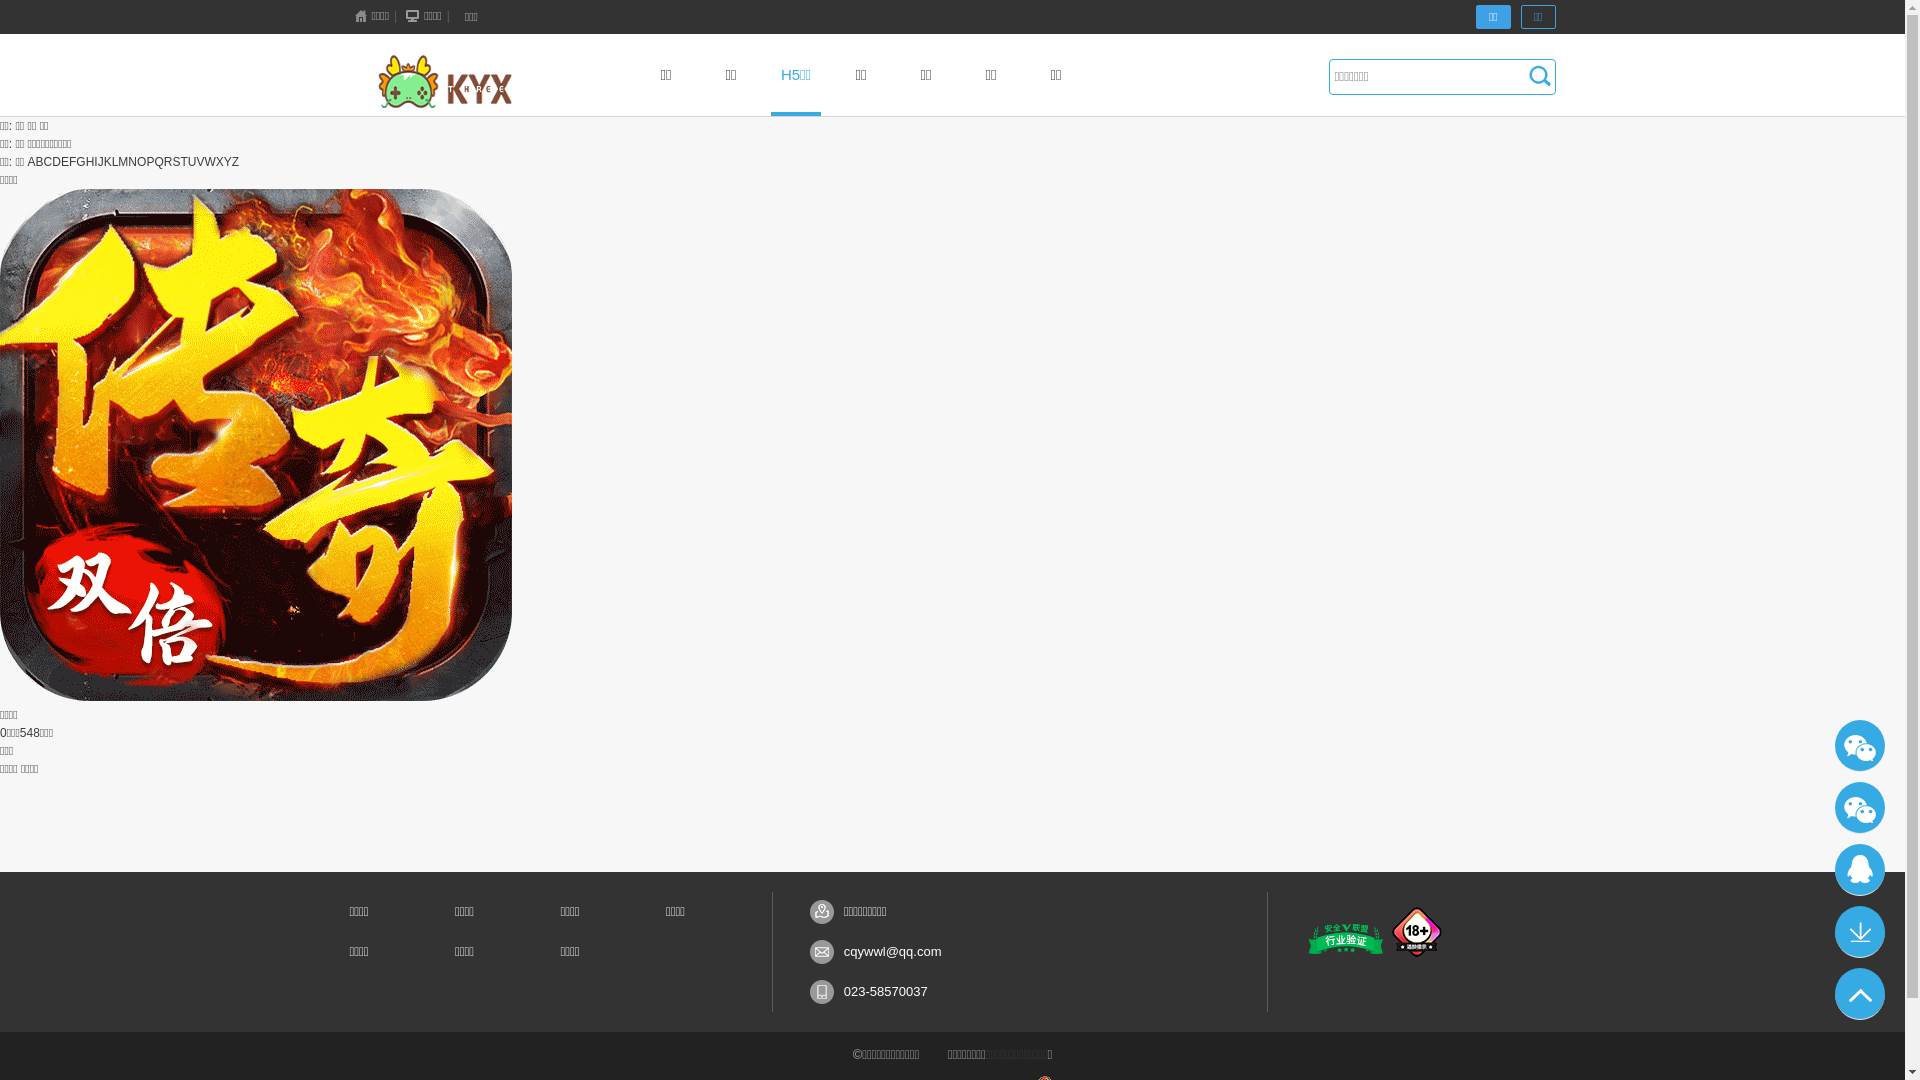 The height and width of the screenshot is (1080, 1920). I want to click on 'C', so click(43, 161).